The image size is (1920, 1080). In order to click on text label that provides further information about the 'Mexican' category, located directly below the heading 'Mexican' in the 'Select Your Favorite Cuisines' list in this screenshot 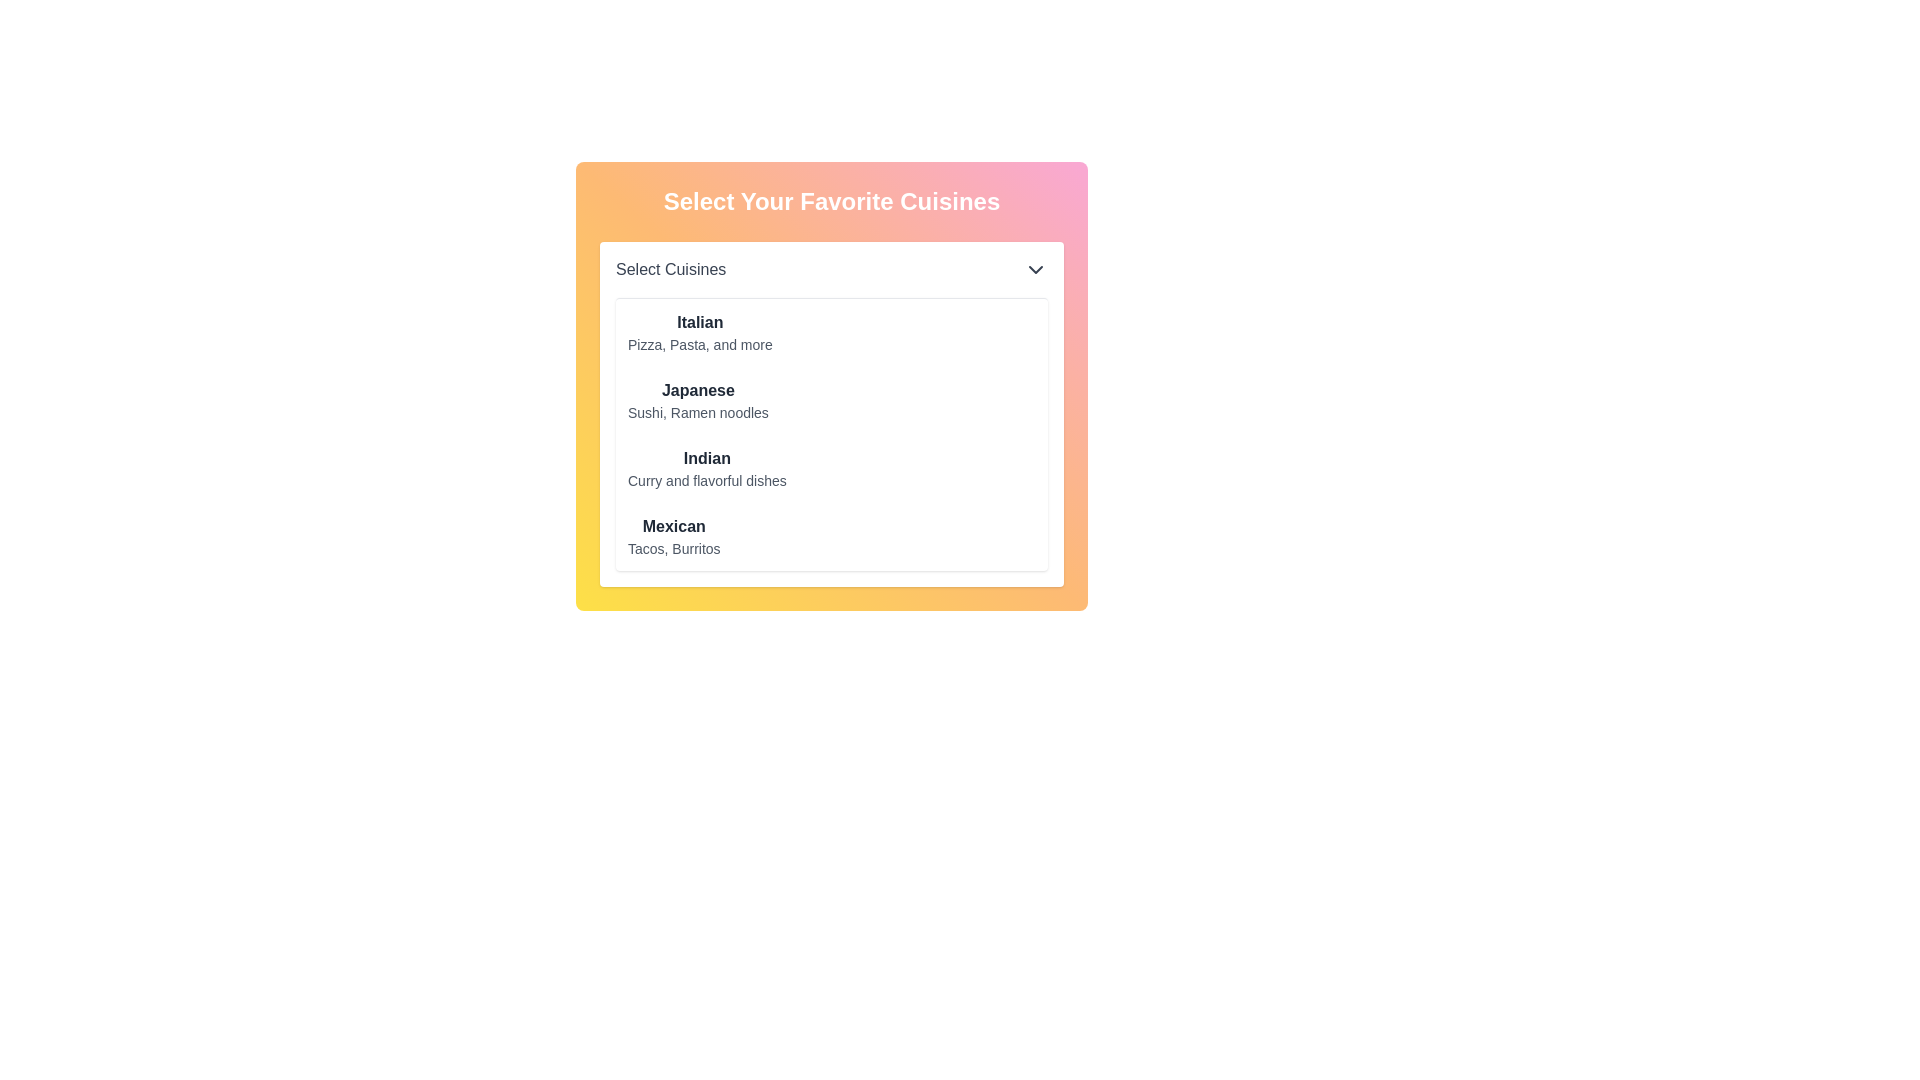, I will do `click(674, 548)`.